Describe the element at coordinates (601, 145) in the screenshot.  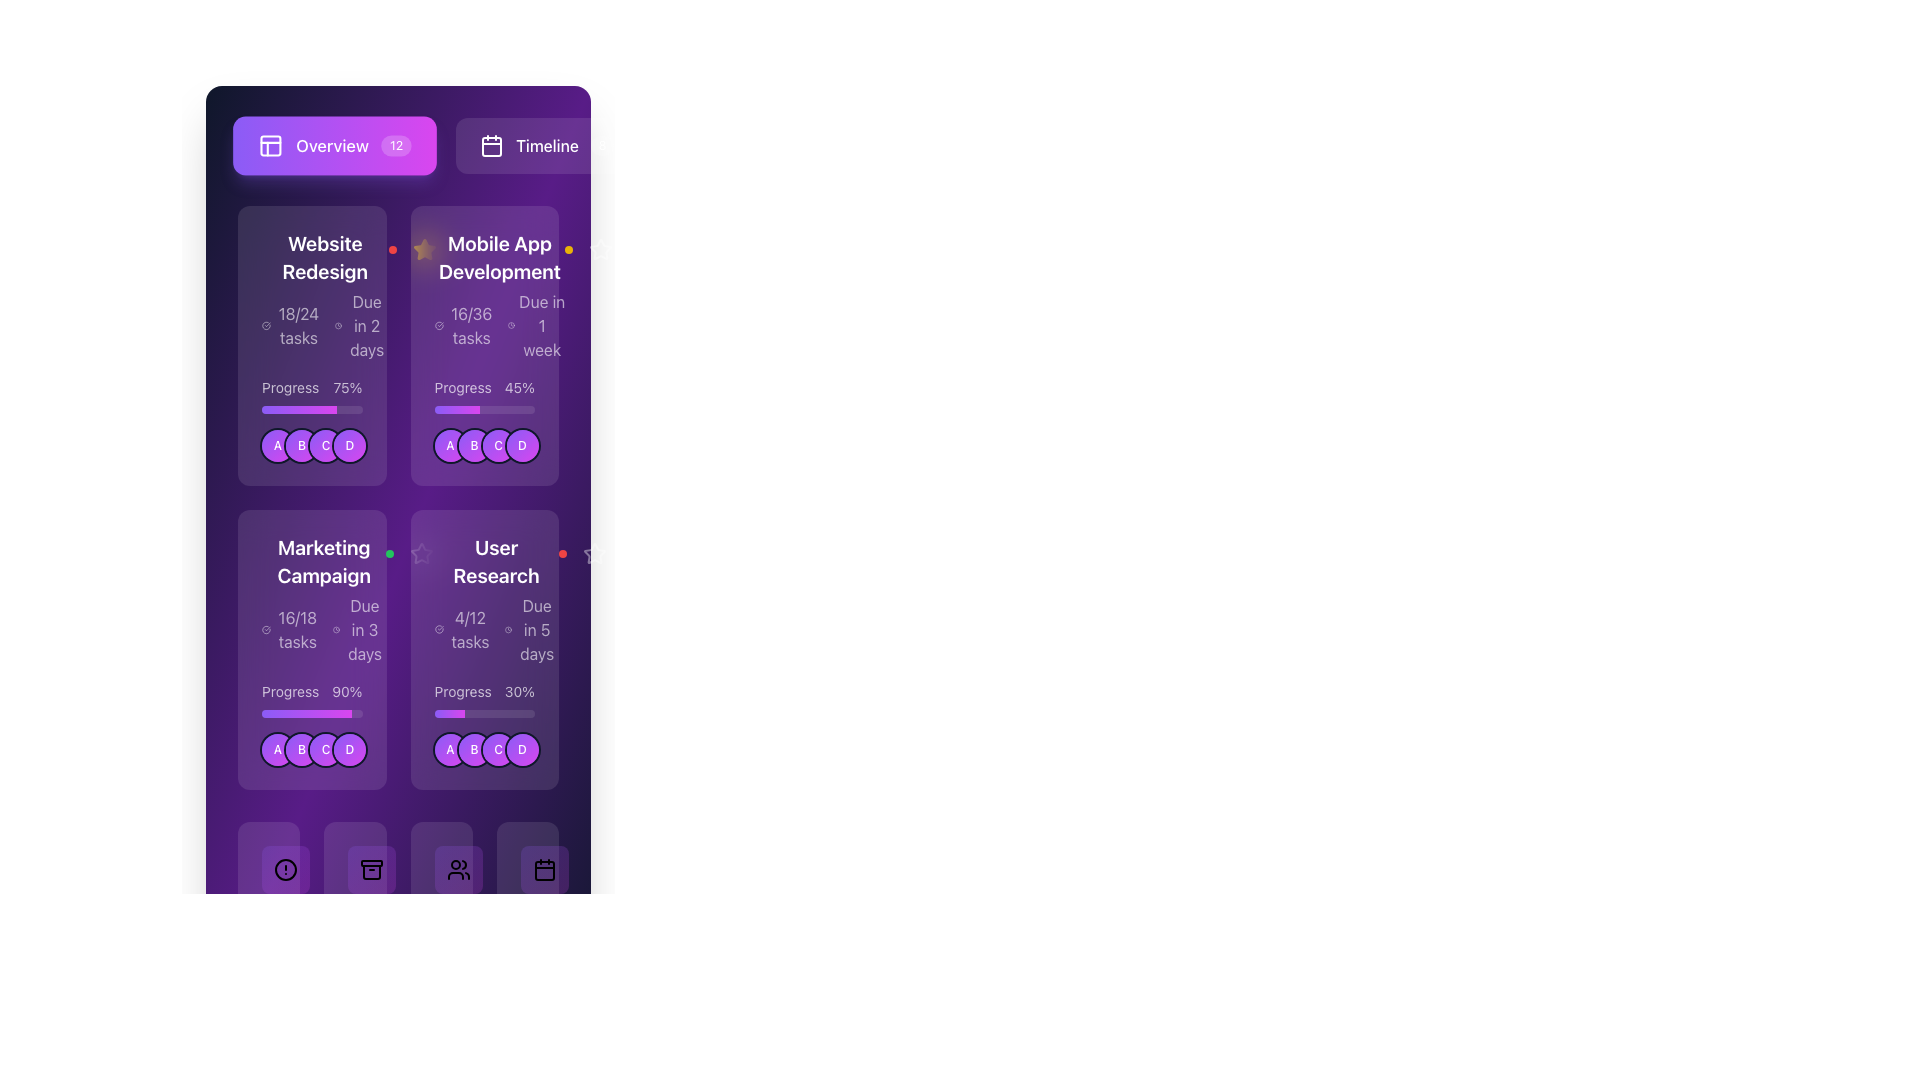
I see `the displayed information in the small badge component showing the number '8' in white text, located in the rightmost section of the top navigation bar, immediately to the right of the 'Timeline' label` at that location.